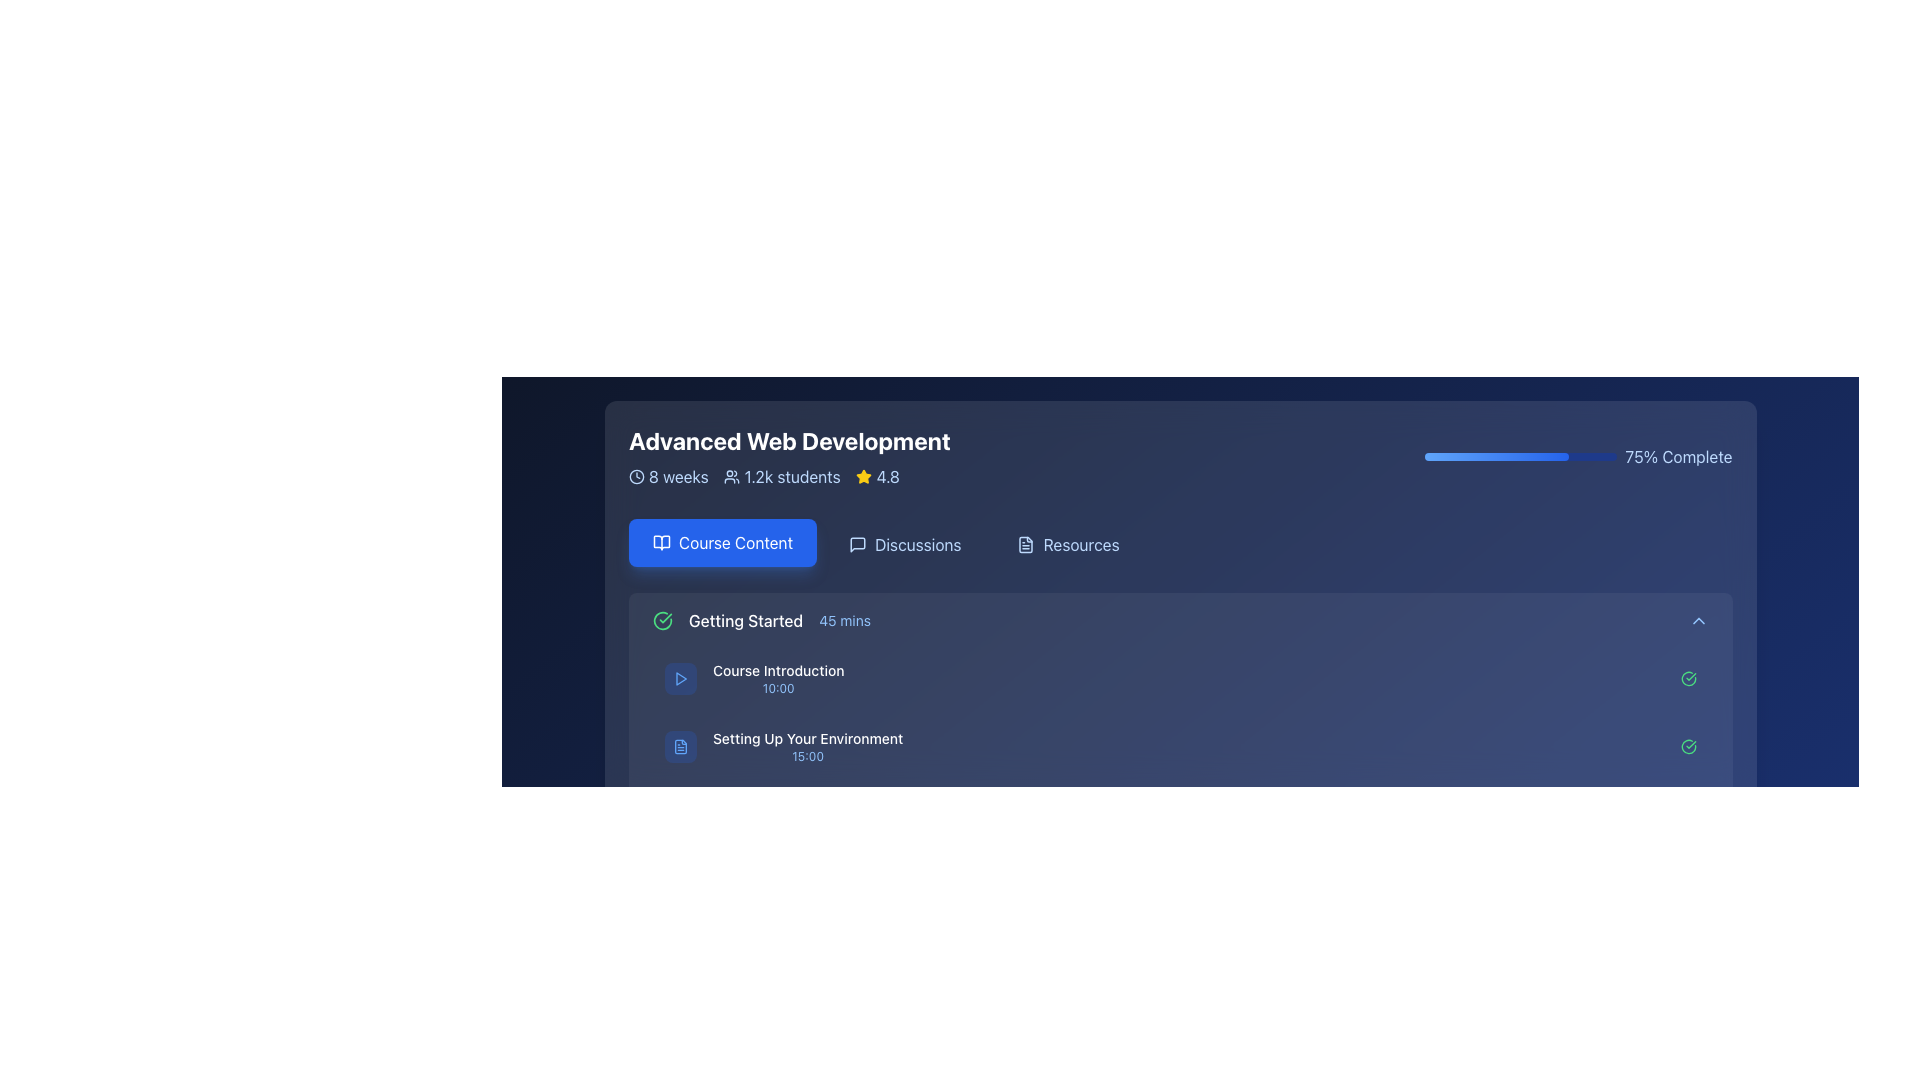 The height and width of the screenshot is (1080, 1920). I want to click on the 'Discussions' navigation button, so click(903, 544).